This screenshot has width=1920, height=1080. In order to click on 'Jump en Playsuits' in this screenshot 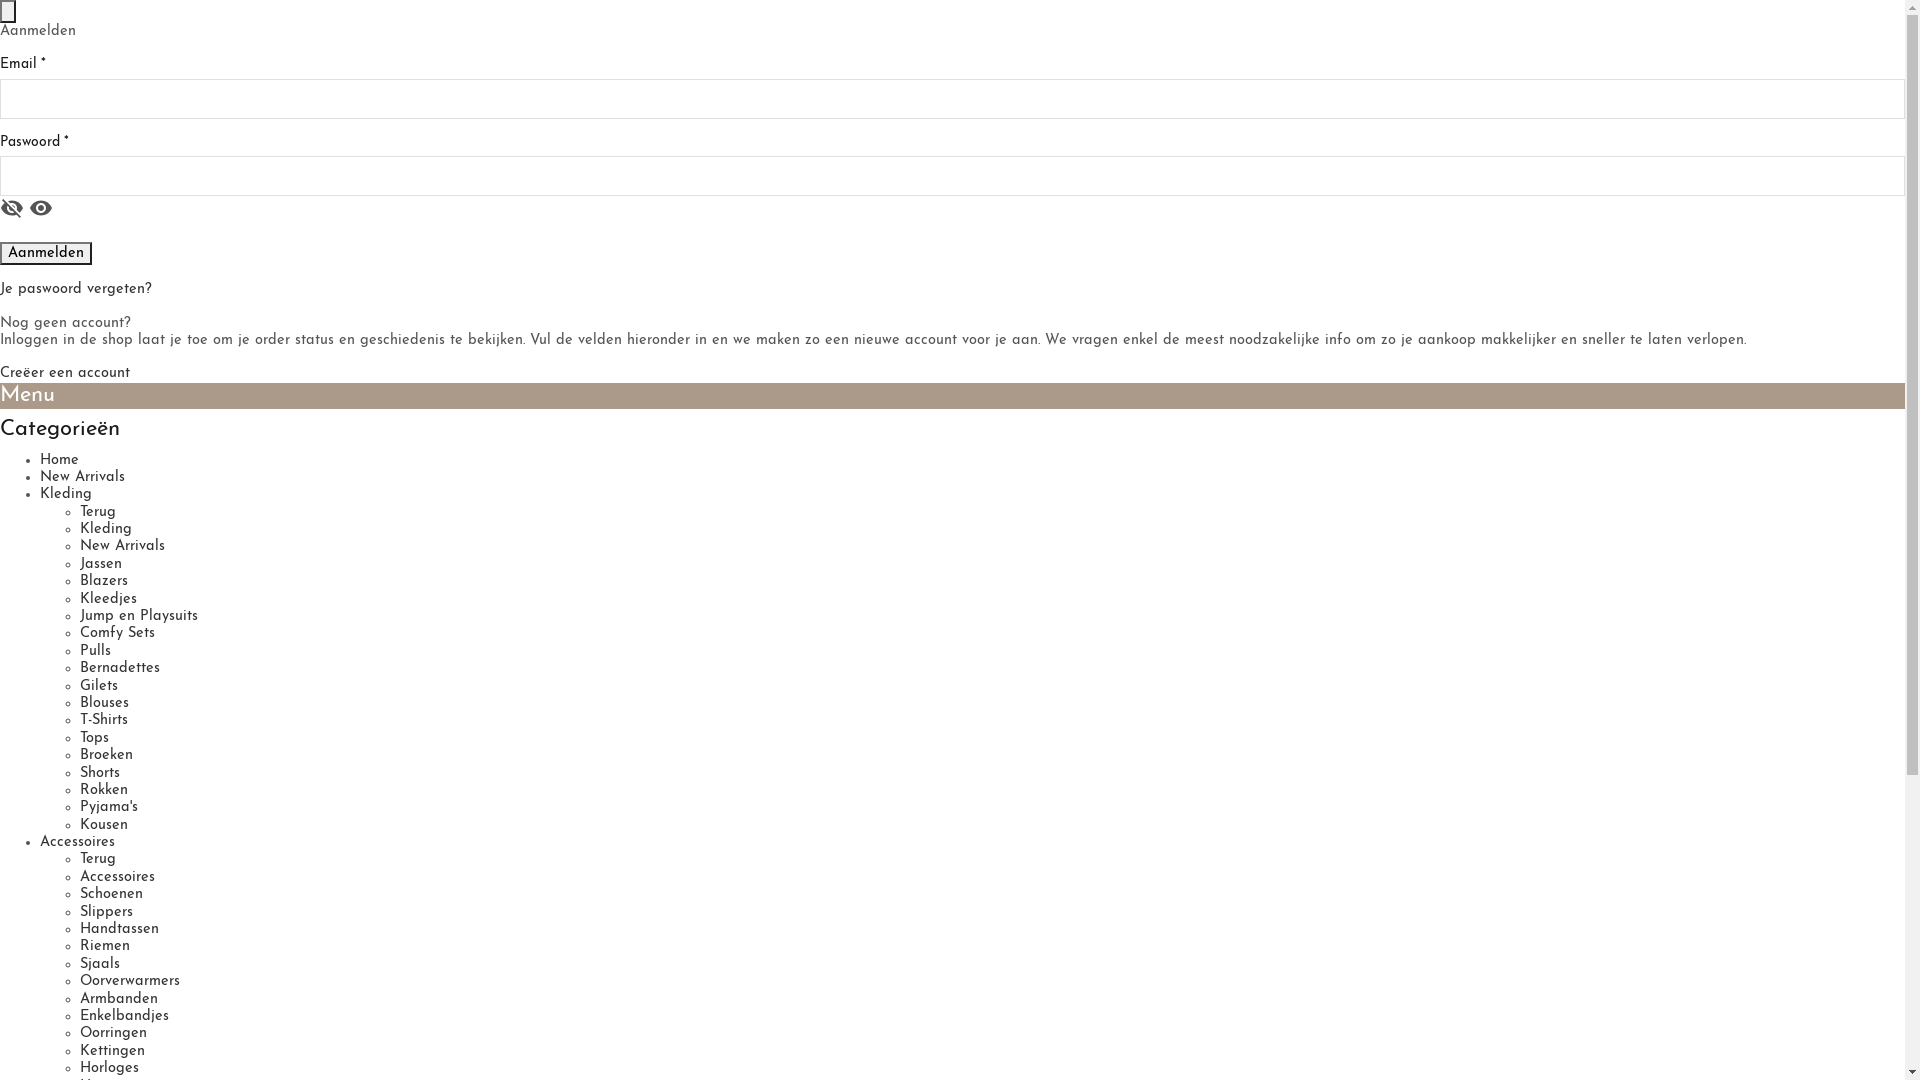, I will do `click(138, 615)`.